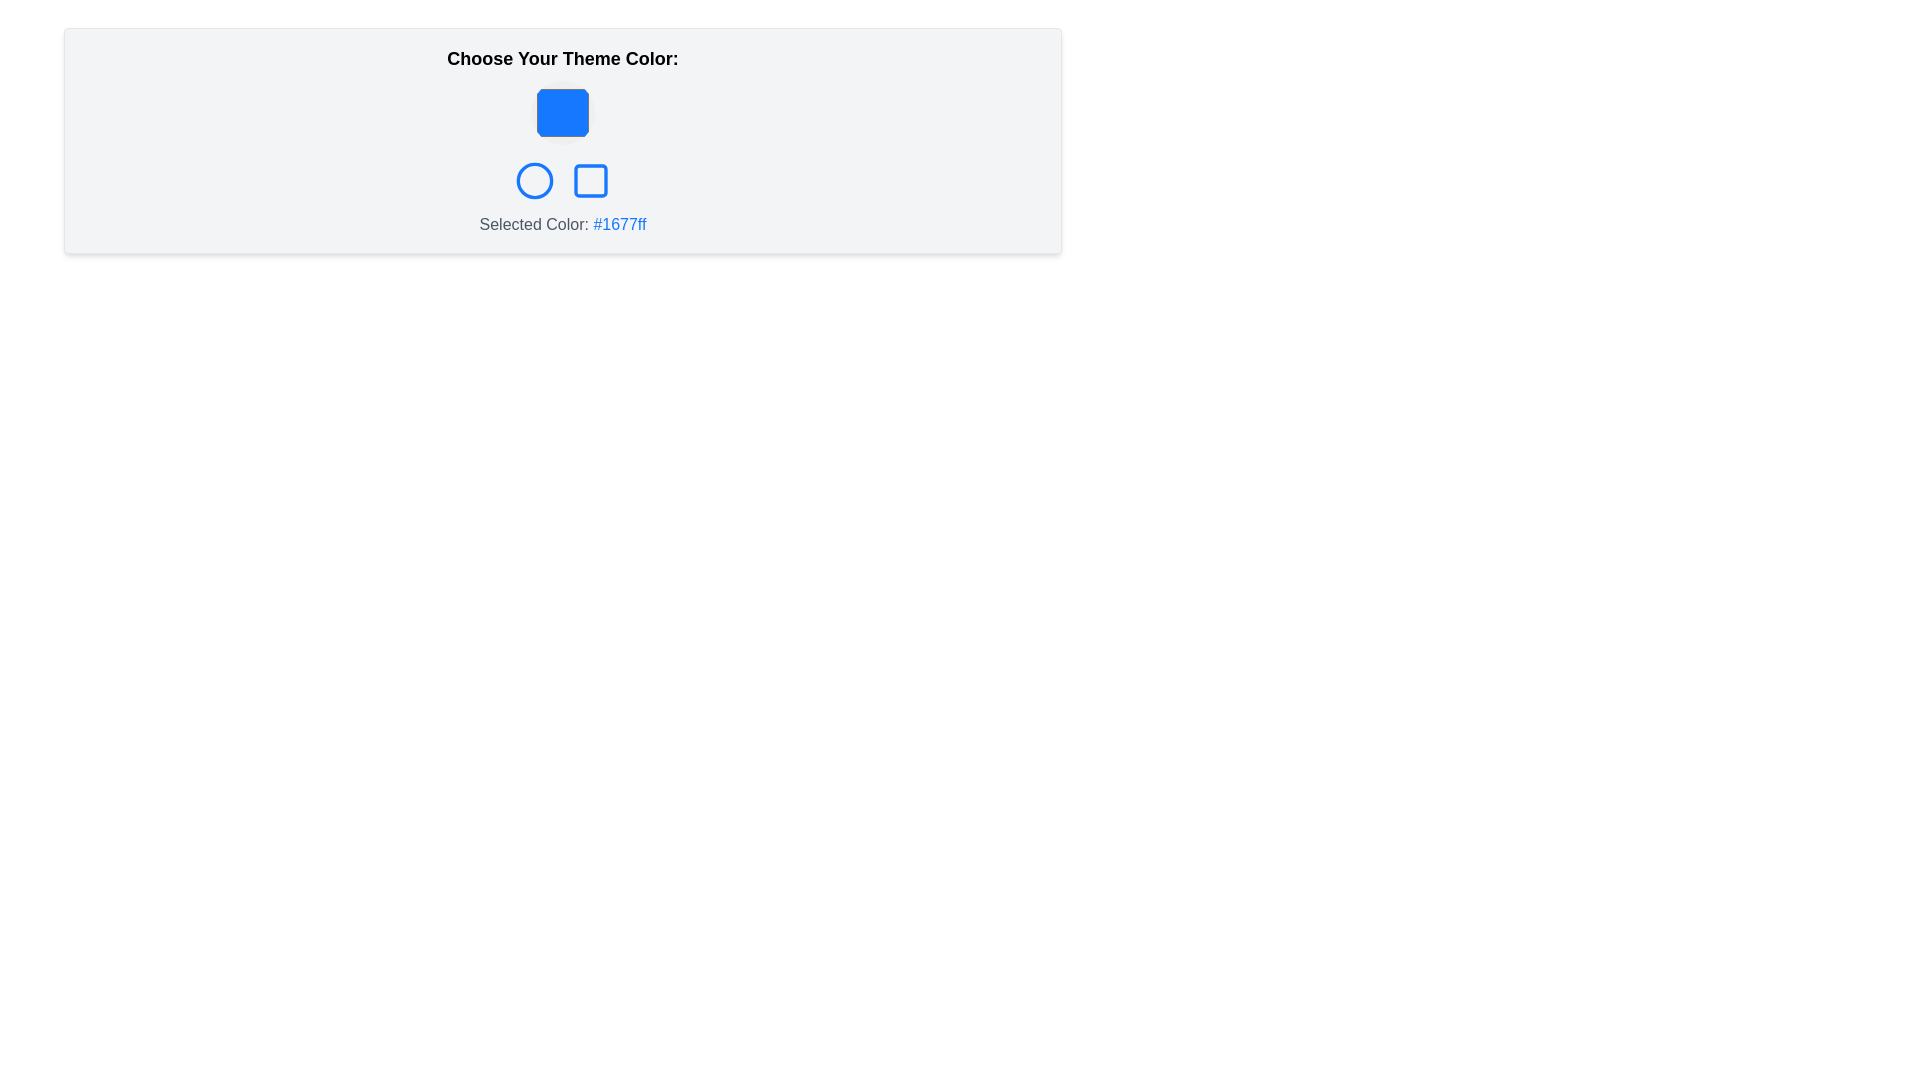 This screenshot has width=1920, height=1080. What do you see at coordinates (534, 181) in the screenshot?
I see `the second color choice button under 'Choose Your Theme Color'` at bounding box center [534, 181].